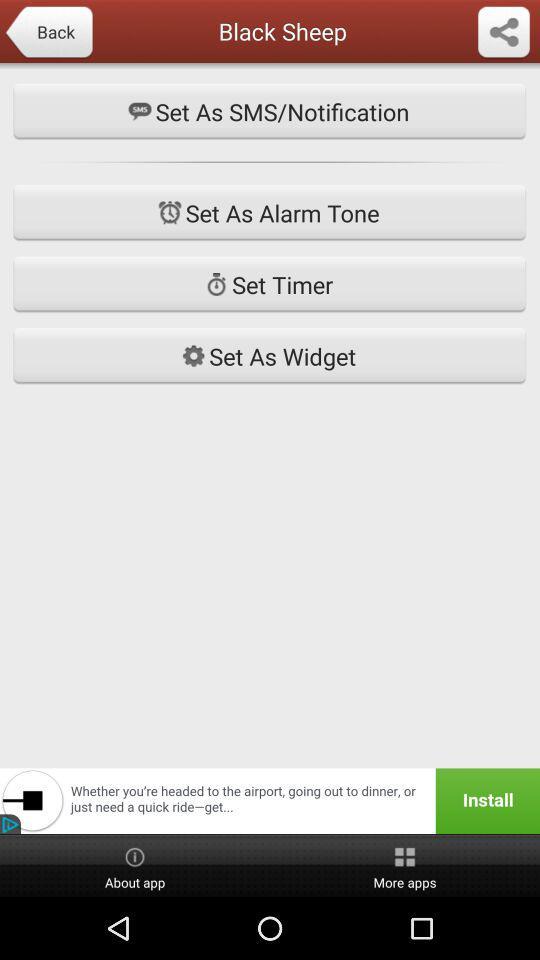 The height and width of the screenshot is (960, 540). Describe the element at coordinates (502, 32) in the screenshot. I see `share` at that location.